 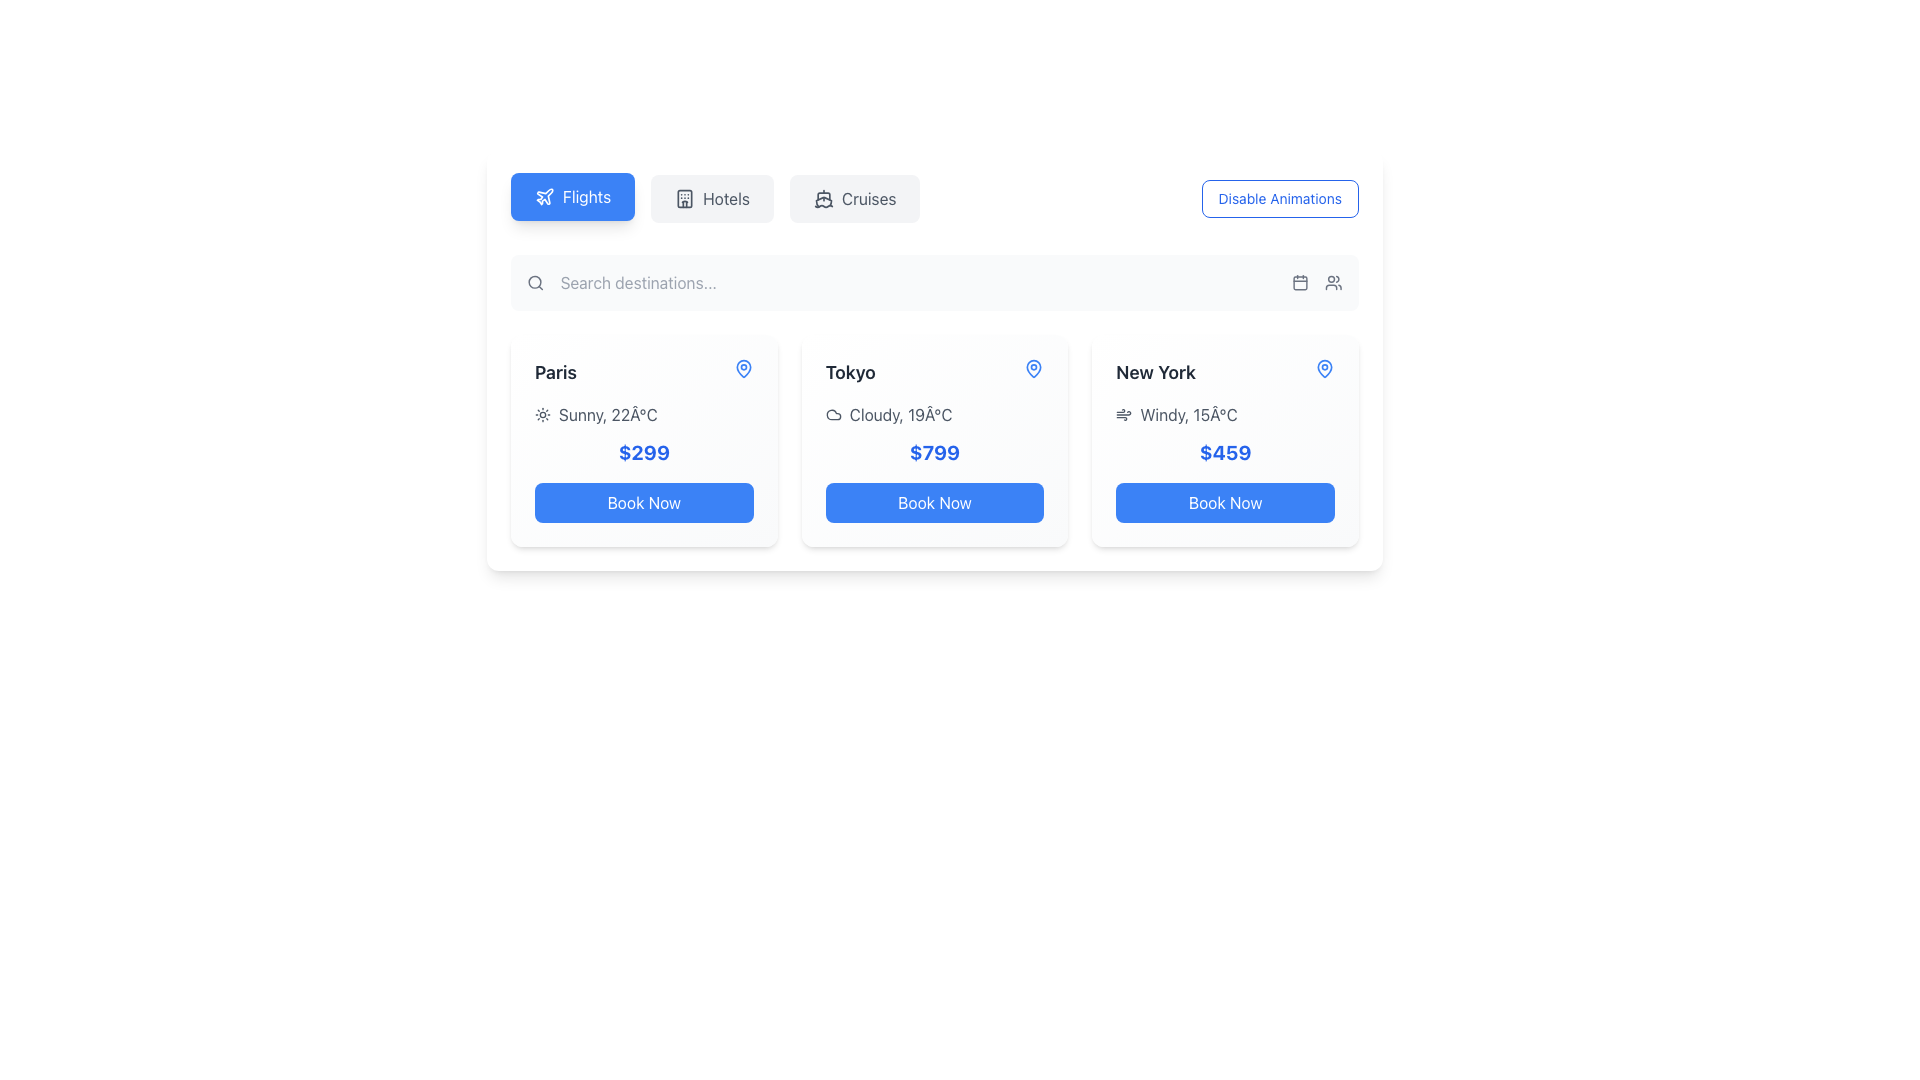 I want to click on the blue rectangular button with rounded corners labeled 'Flights', so click(x=572, y=196).